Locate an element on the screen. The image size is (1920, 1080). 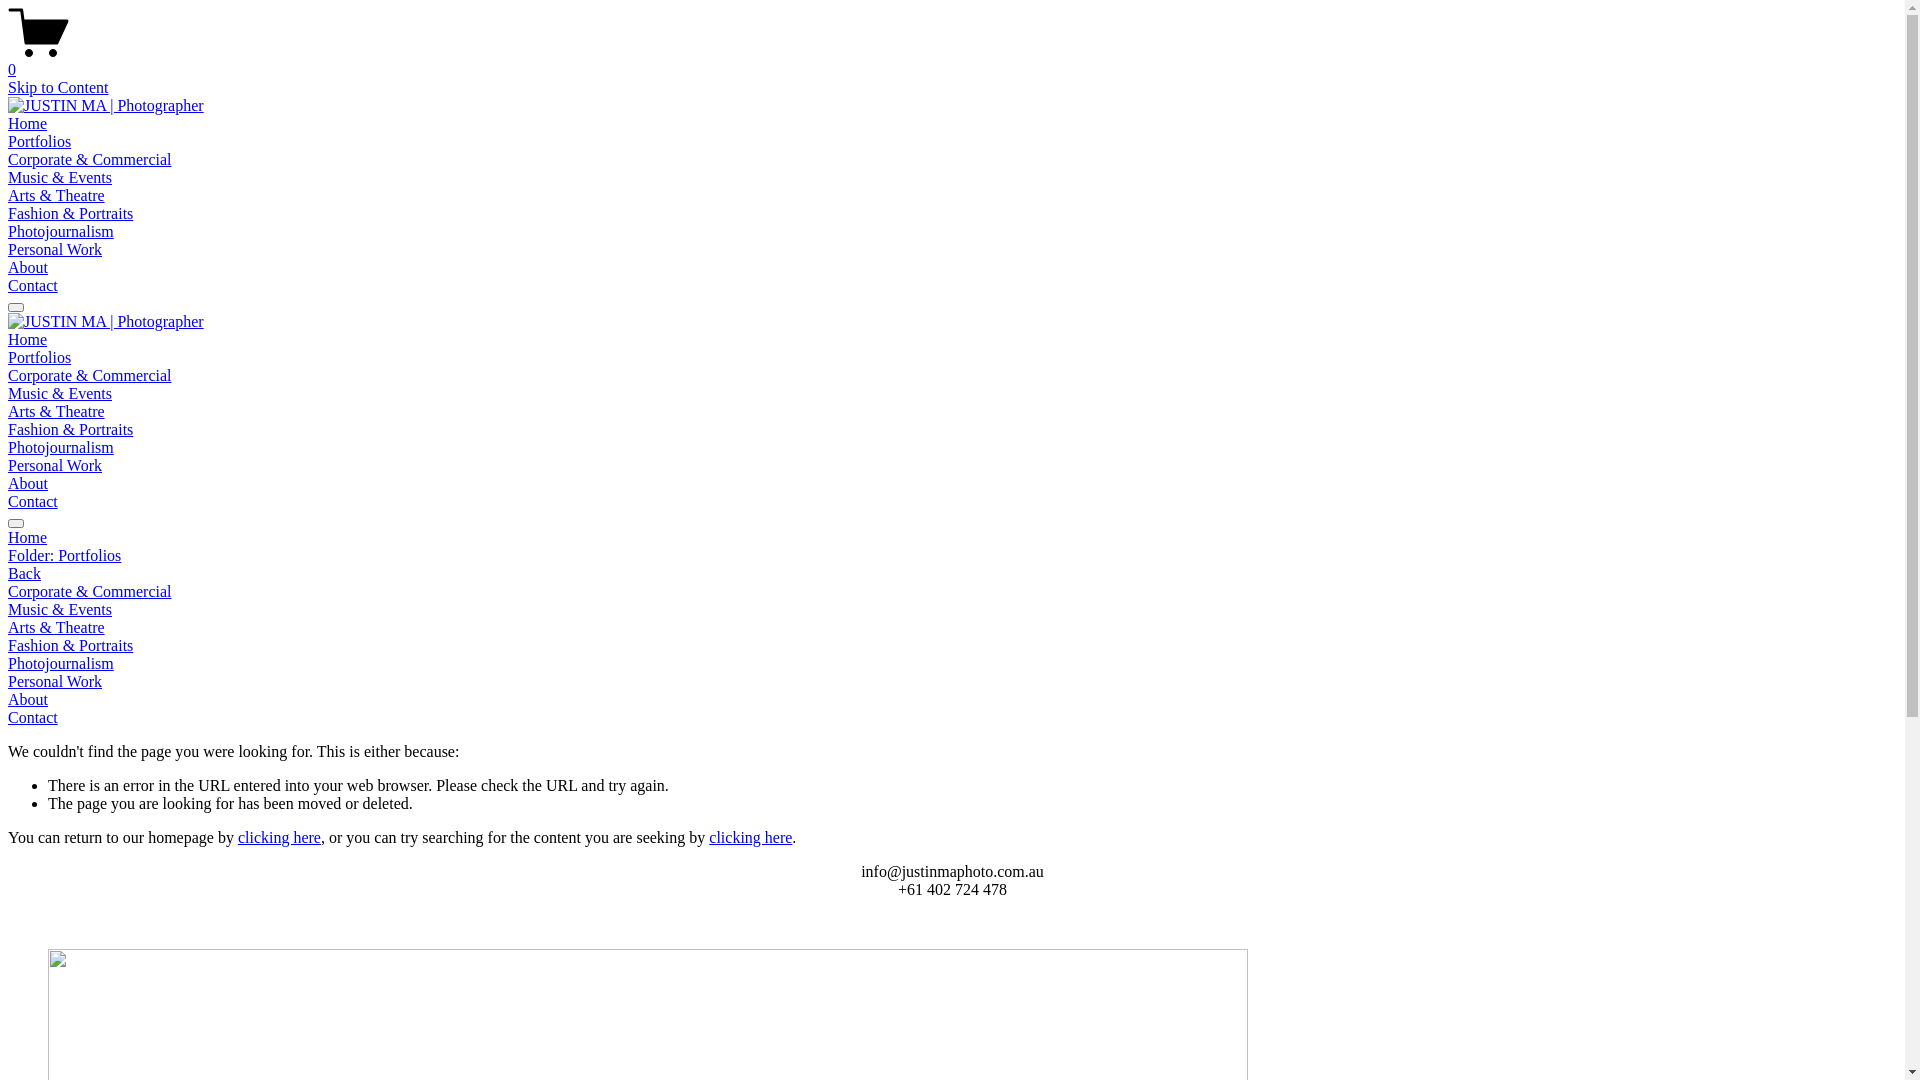
'Contact' is located at coordinates (951, 716).